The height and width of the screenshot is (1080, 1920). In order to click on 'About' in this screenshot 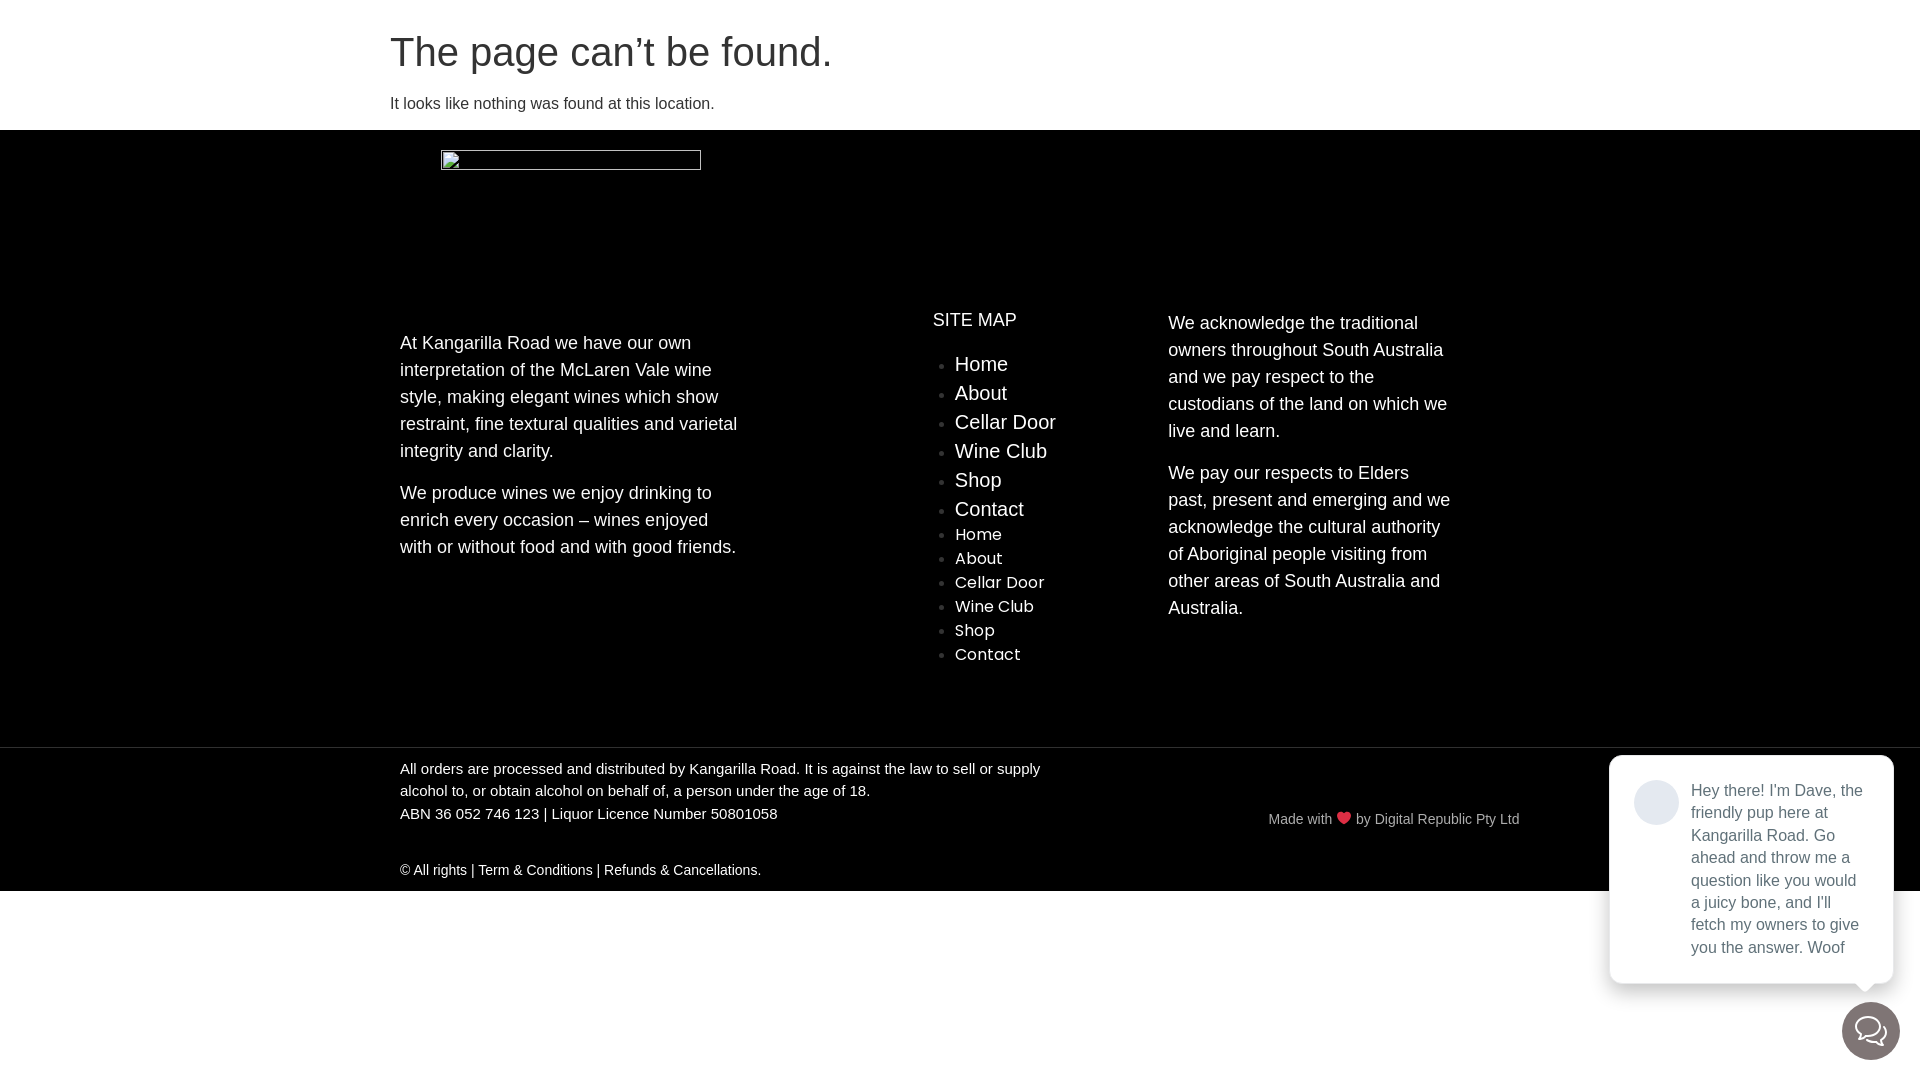, I will do `click(979, 558)`.